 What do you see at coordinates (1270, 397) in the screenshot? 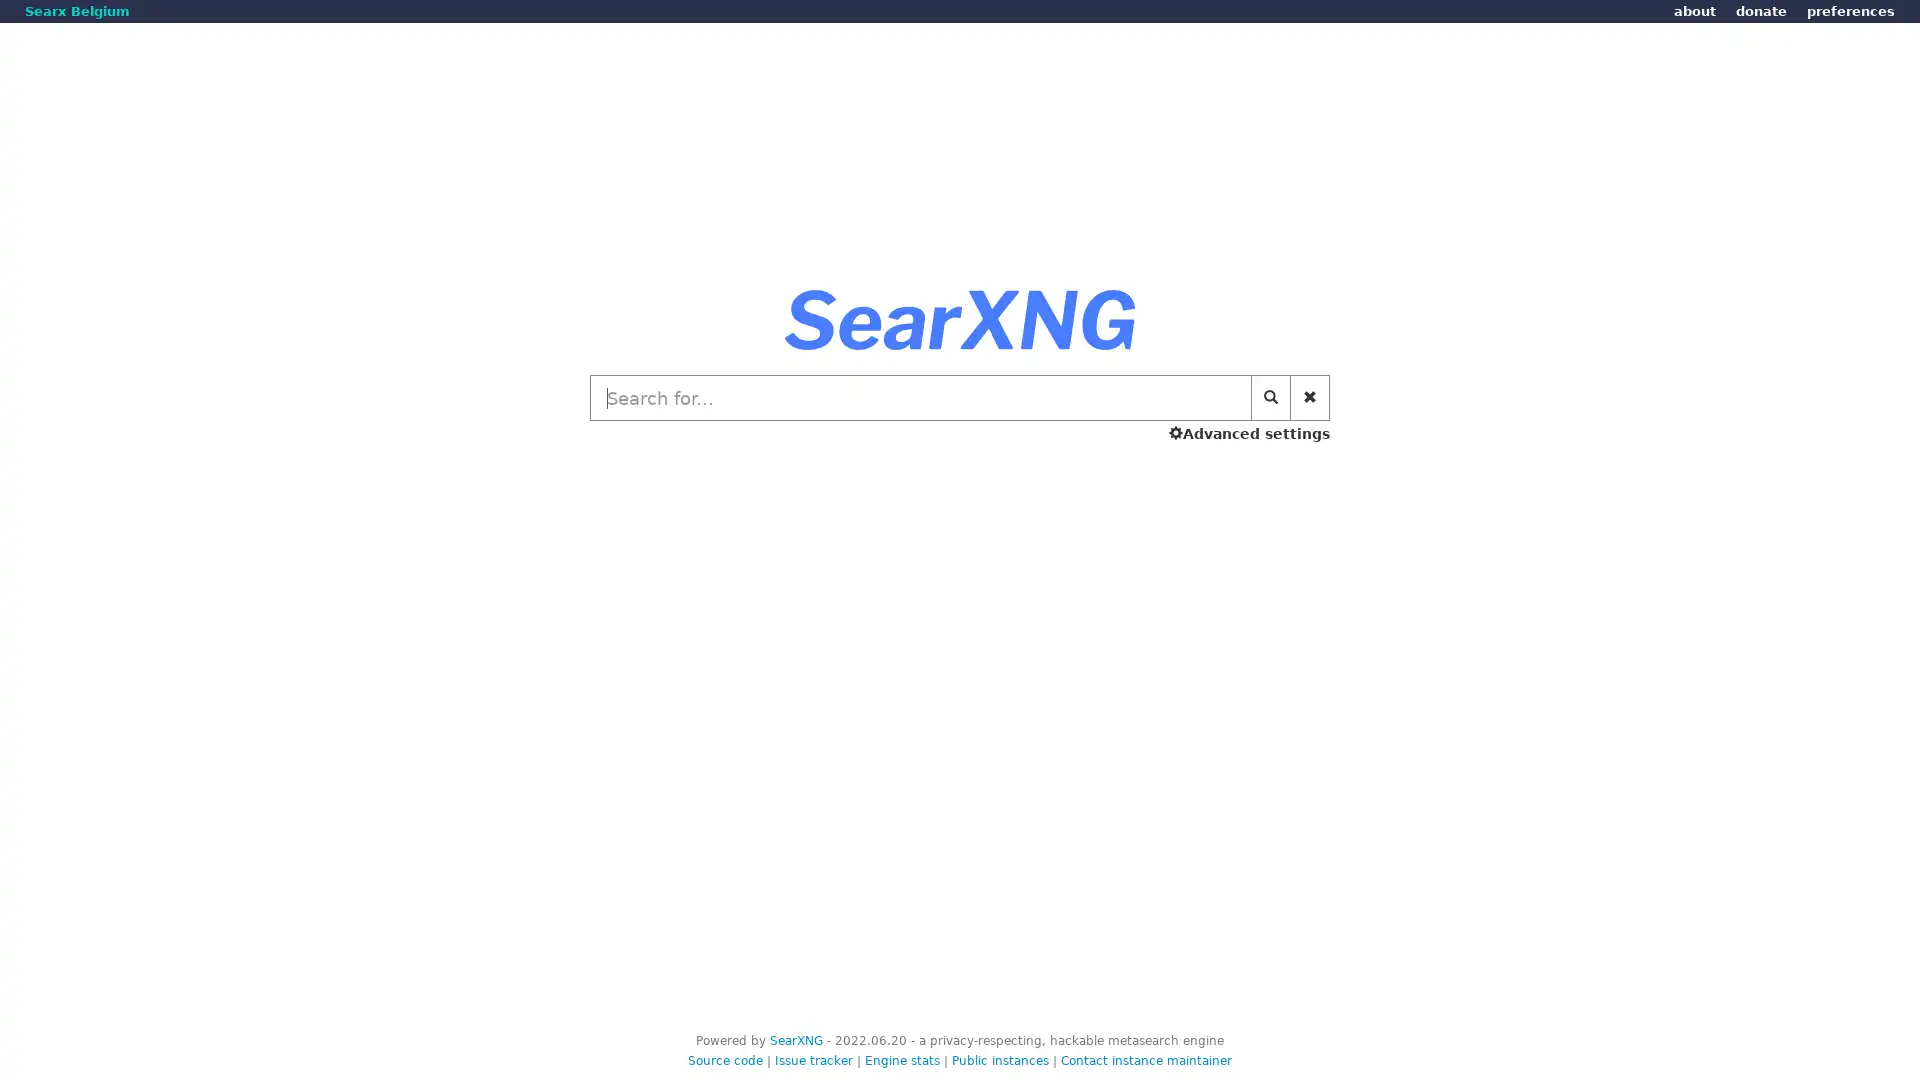
I see `Start search` at bounding box center [1270, 397].